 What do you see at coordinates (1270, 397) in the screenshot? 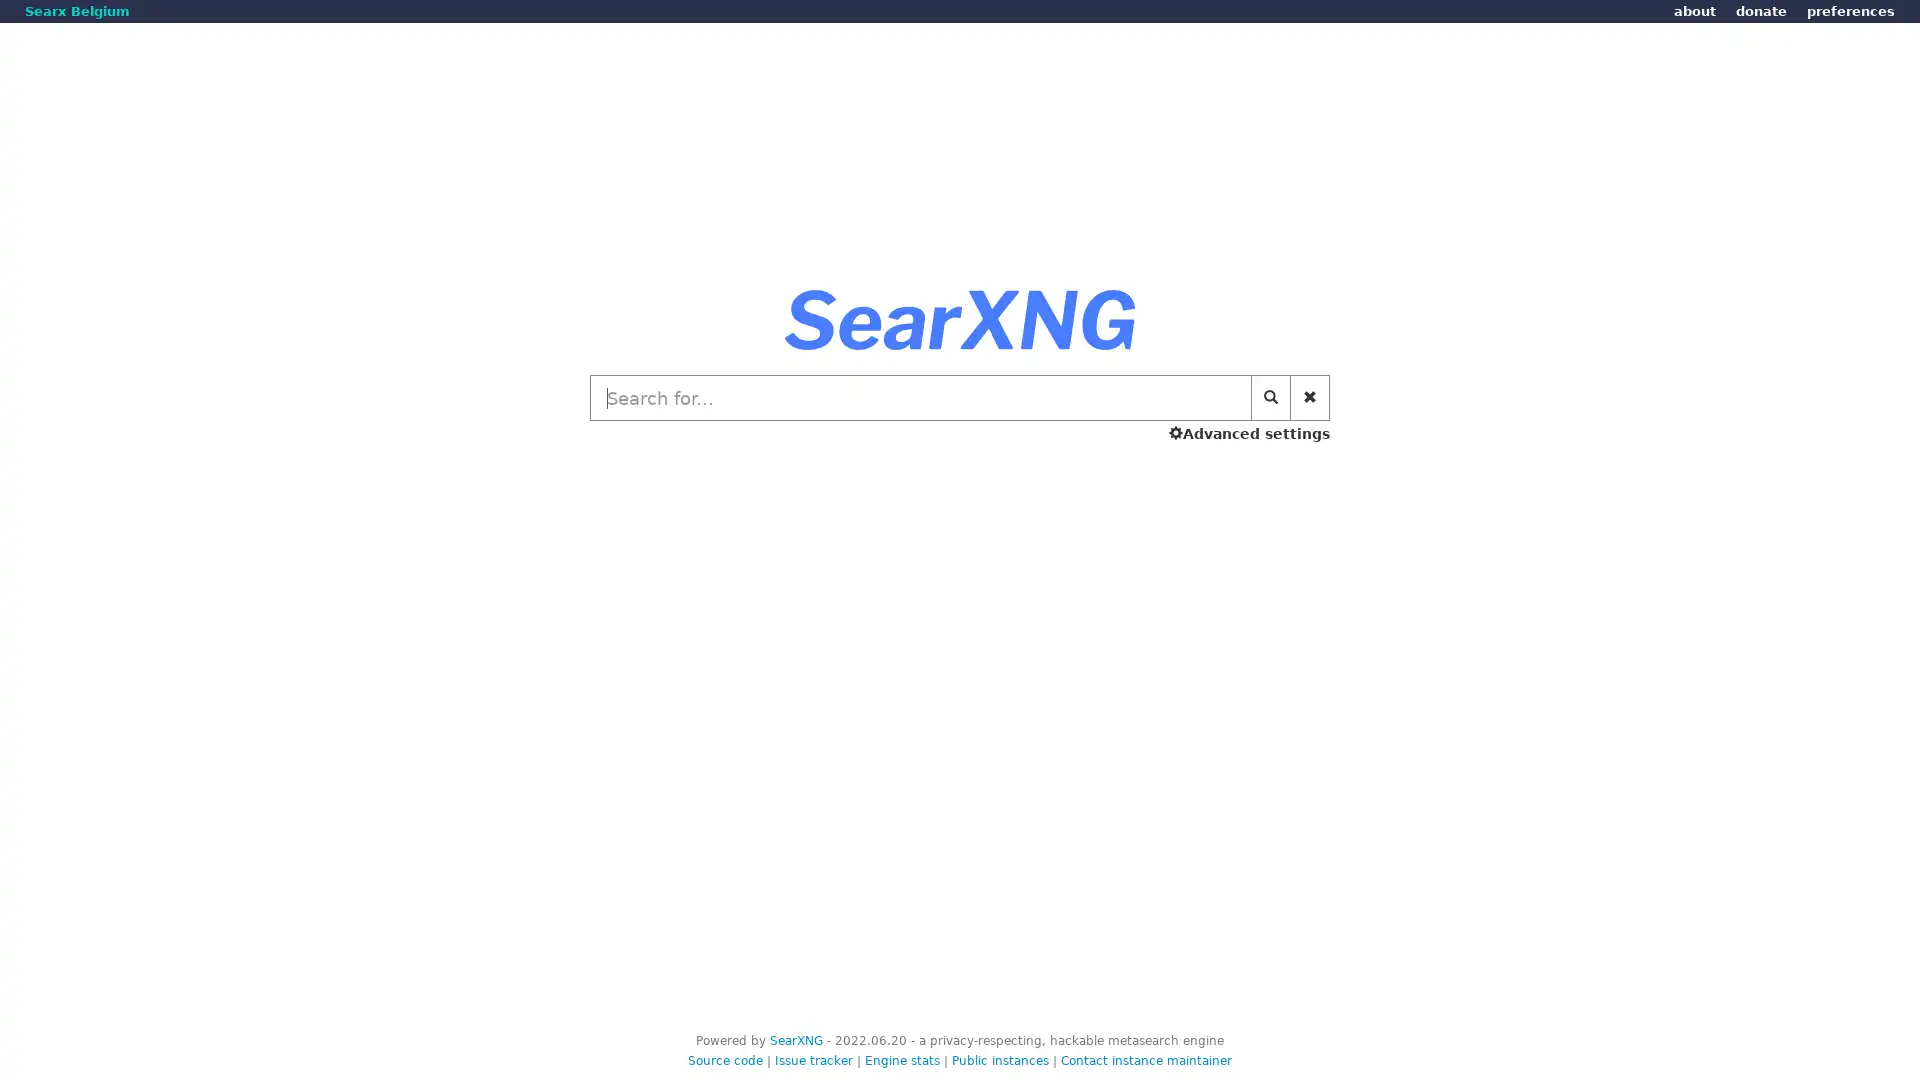
I see `Start search` at bounding box center [1270, 397].